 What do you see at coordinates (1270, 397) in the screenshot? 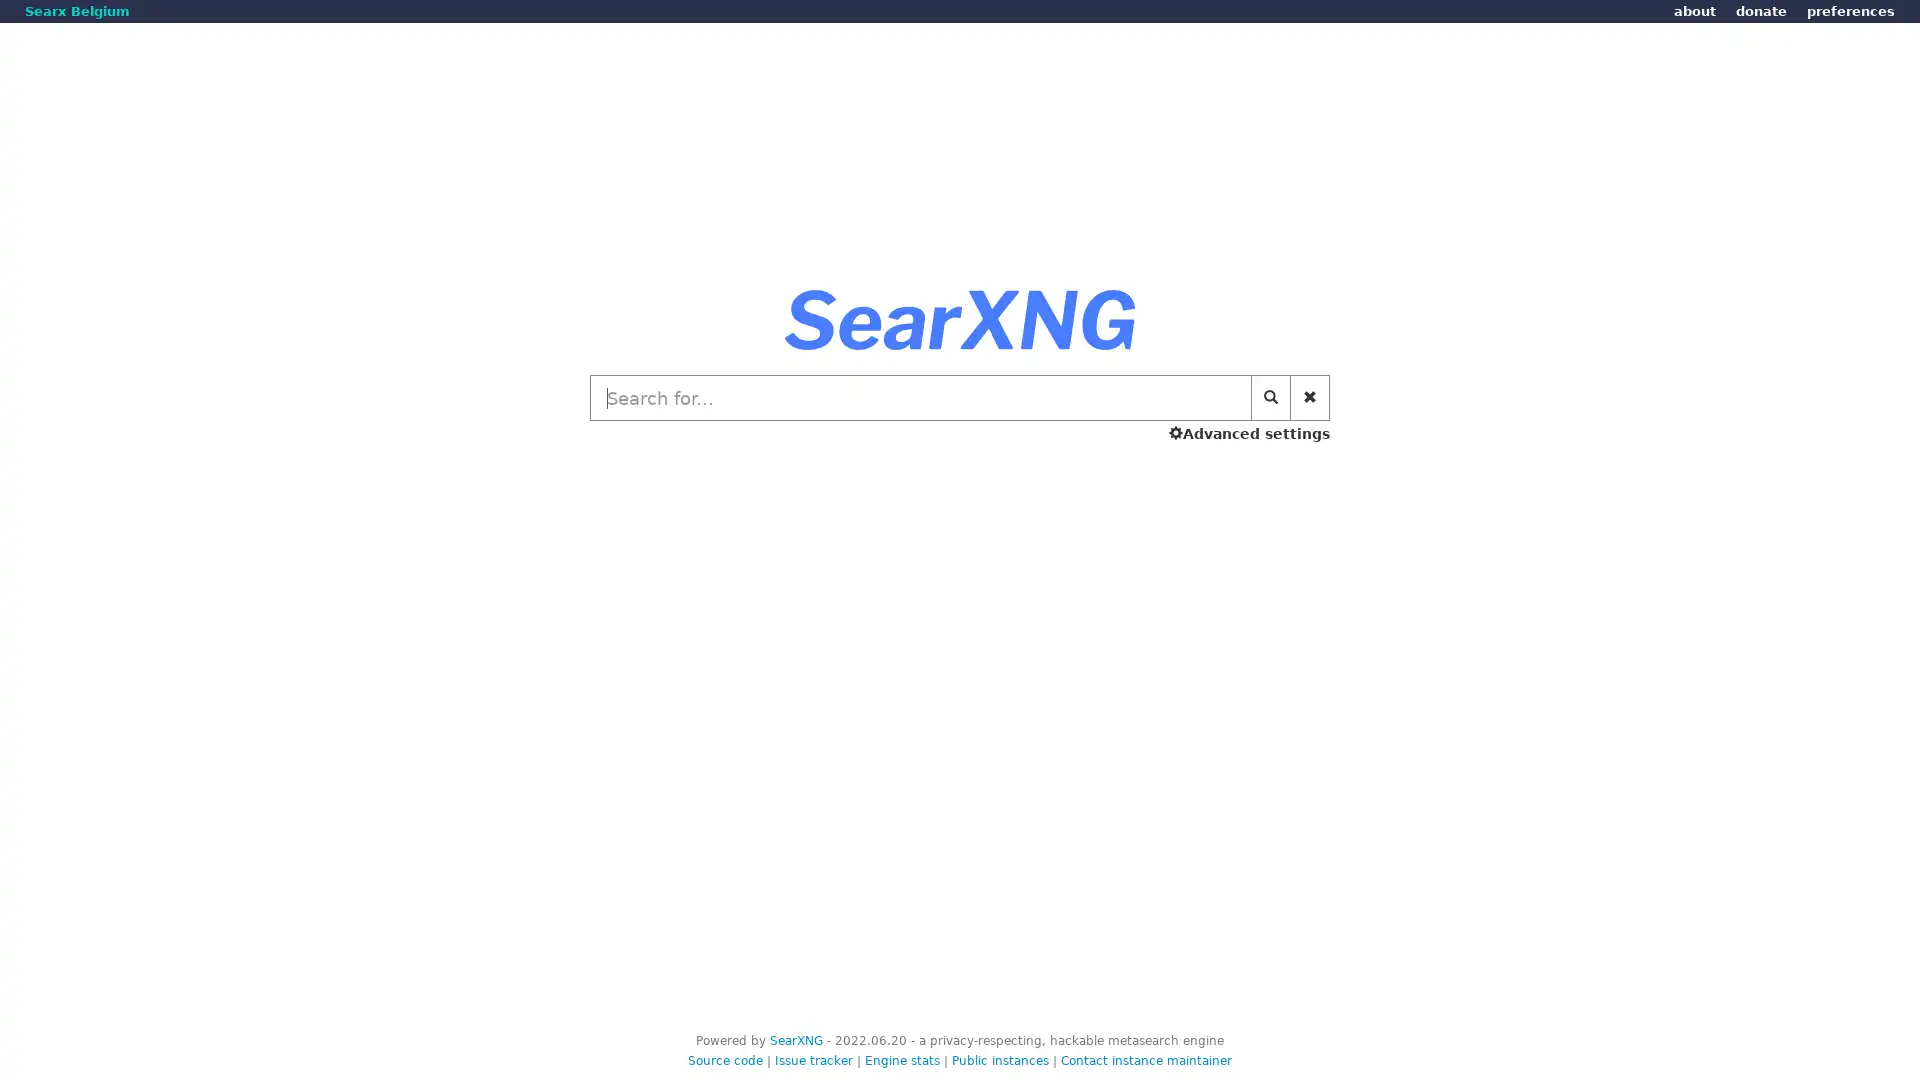
I see `Start search` at bounding box center [1270, 397].